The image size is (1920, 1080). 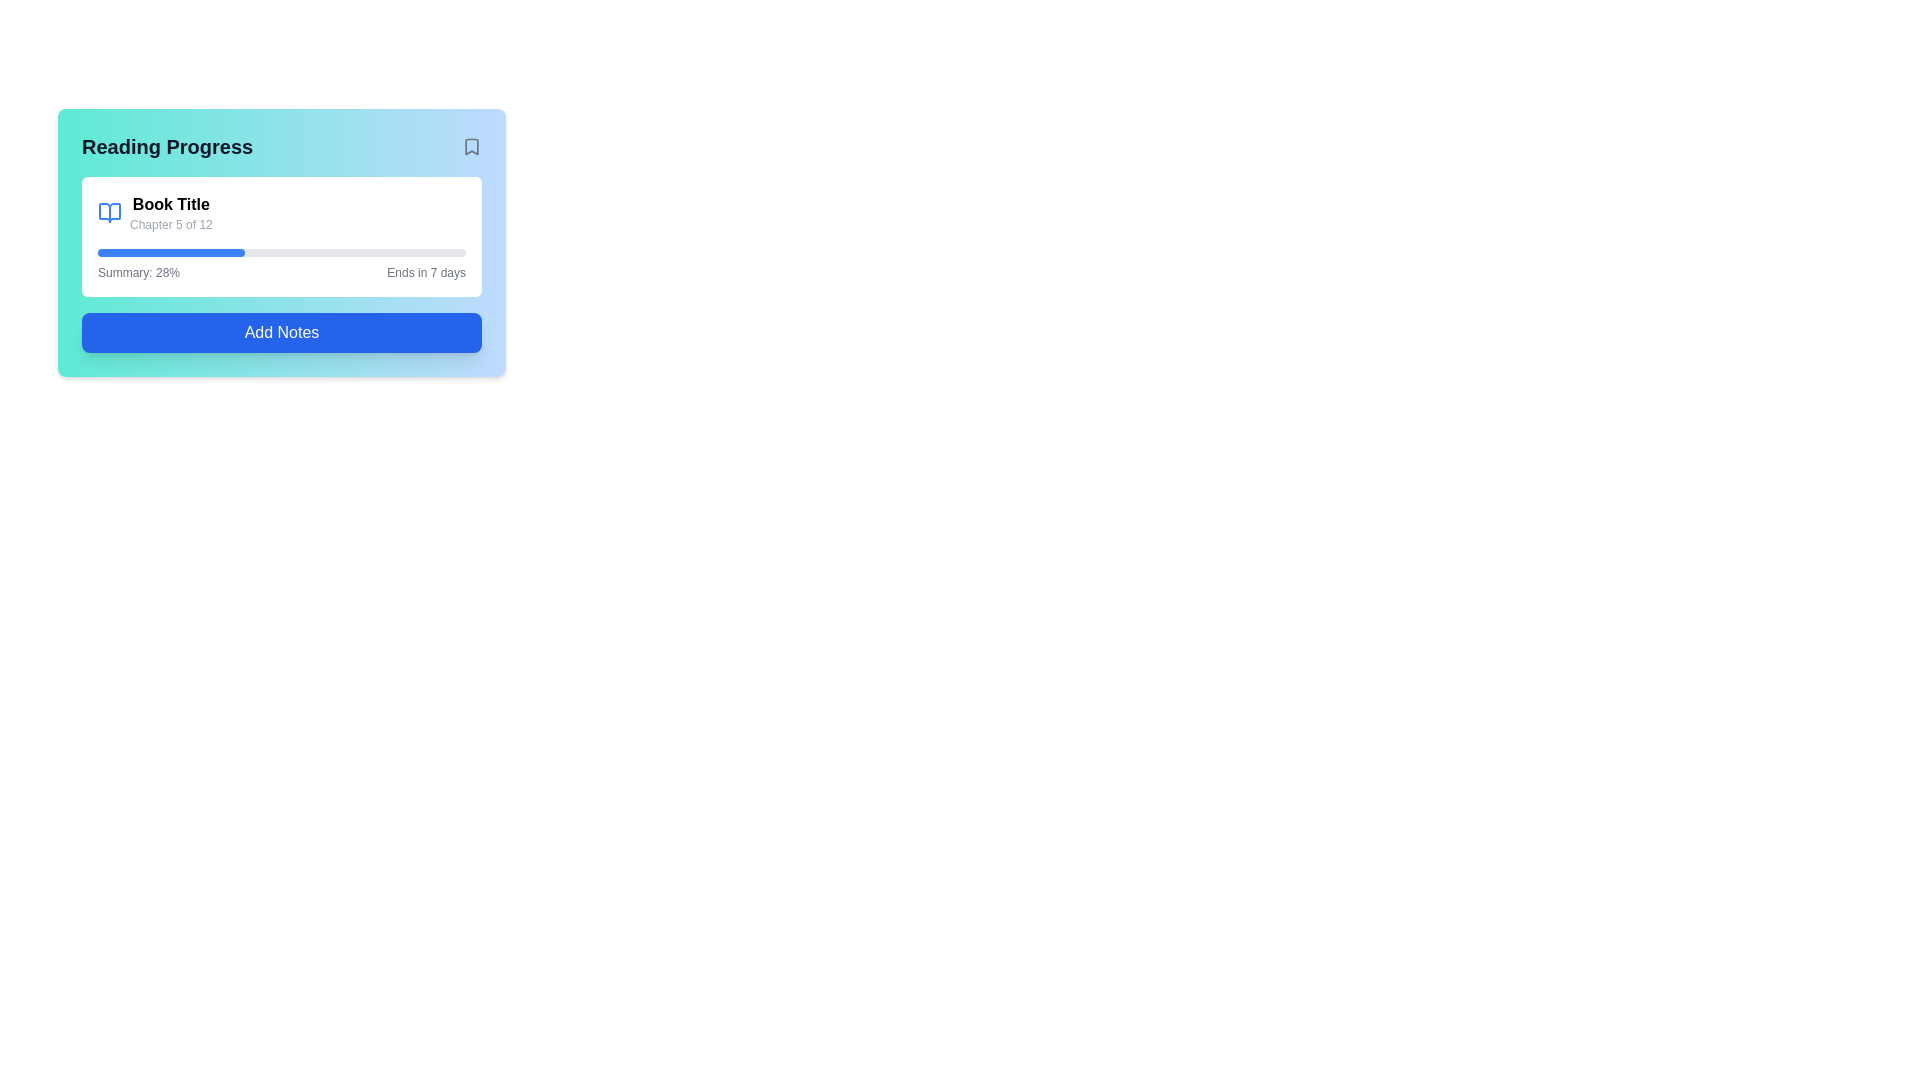 What do you see at coordinates (470, 145) in the screenshot?
I see `the bookmark icon located in the top-right corner of the 'Reading Progress' card` at bounding box center [470, 145].